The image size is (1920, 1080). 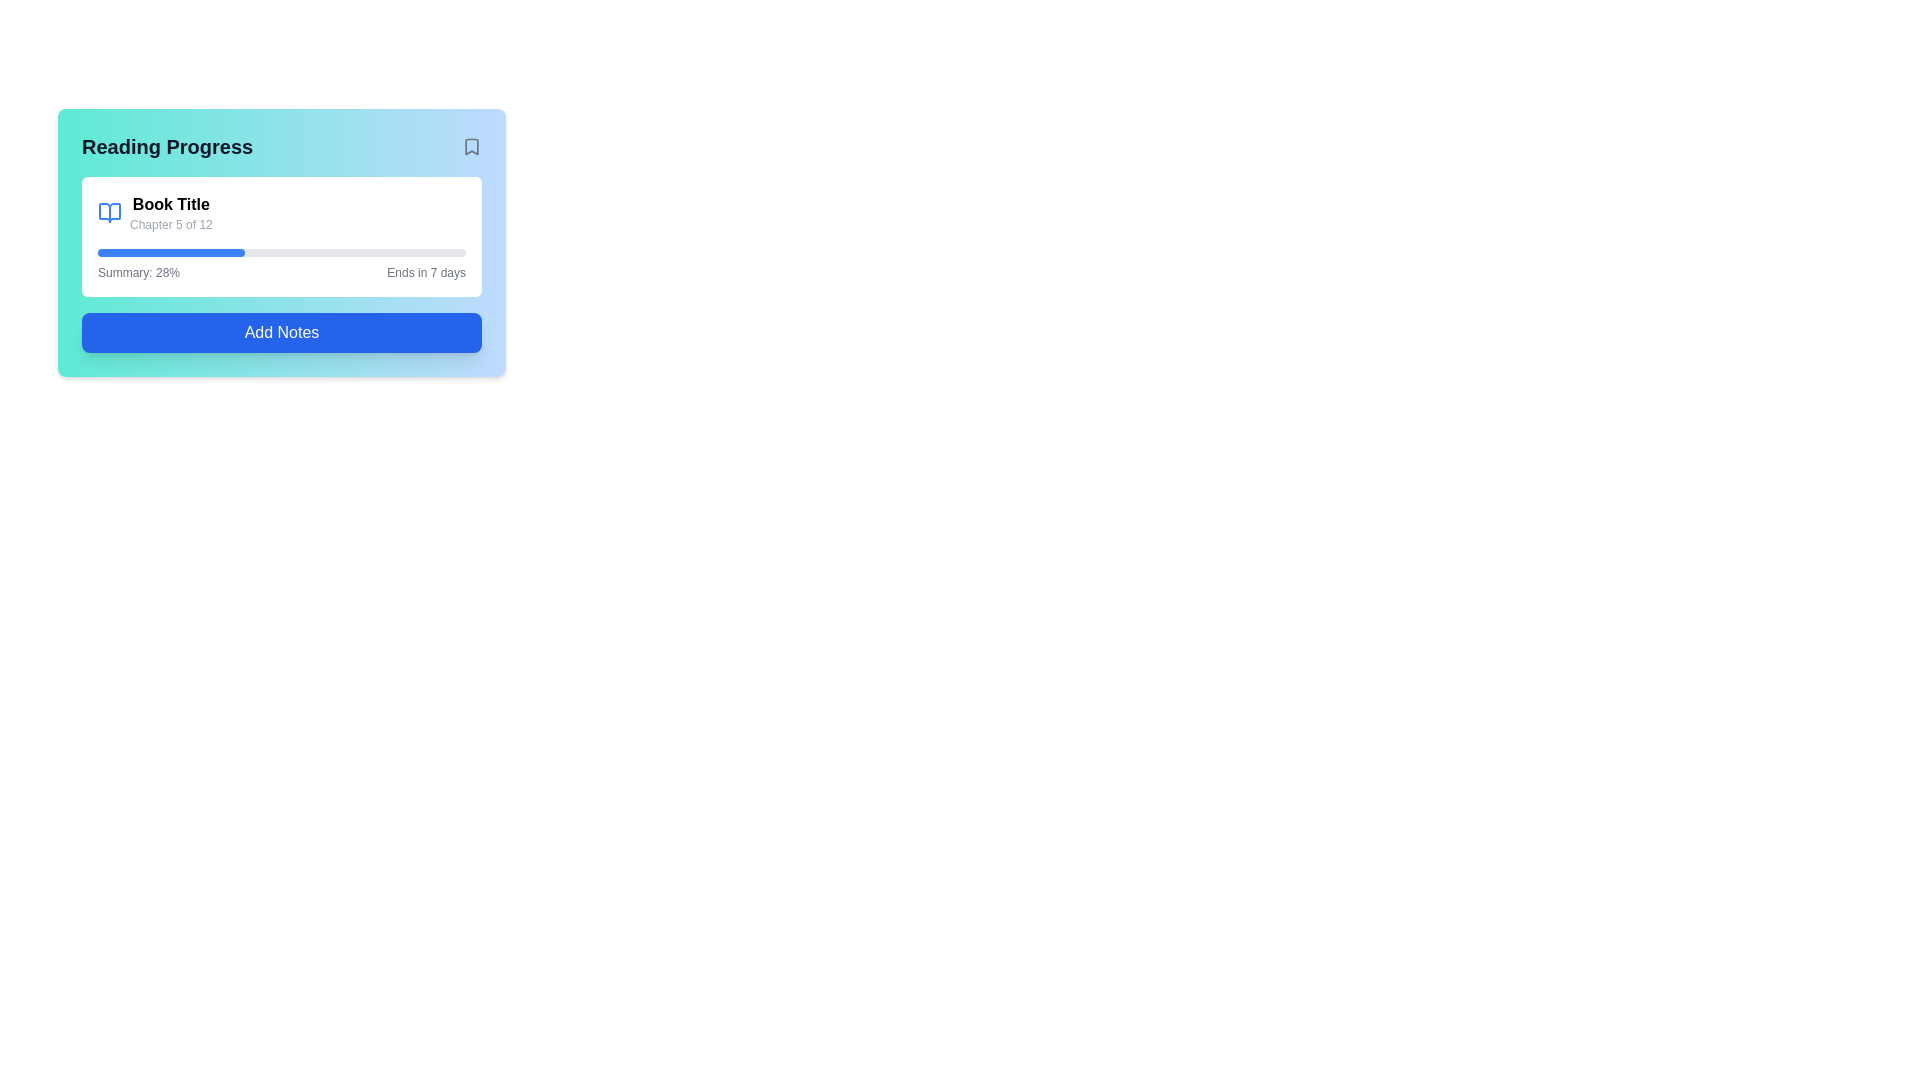 What do you see at coordinates (470, 145) in the screenshot?
I see `the bookmark icon located in the top-right corner of the 'Reading Progress' card` at bounding box center [470, 145].